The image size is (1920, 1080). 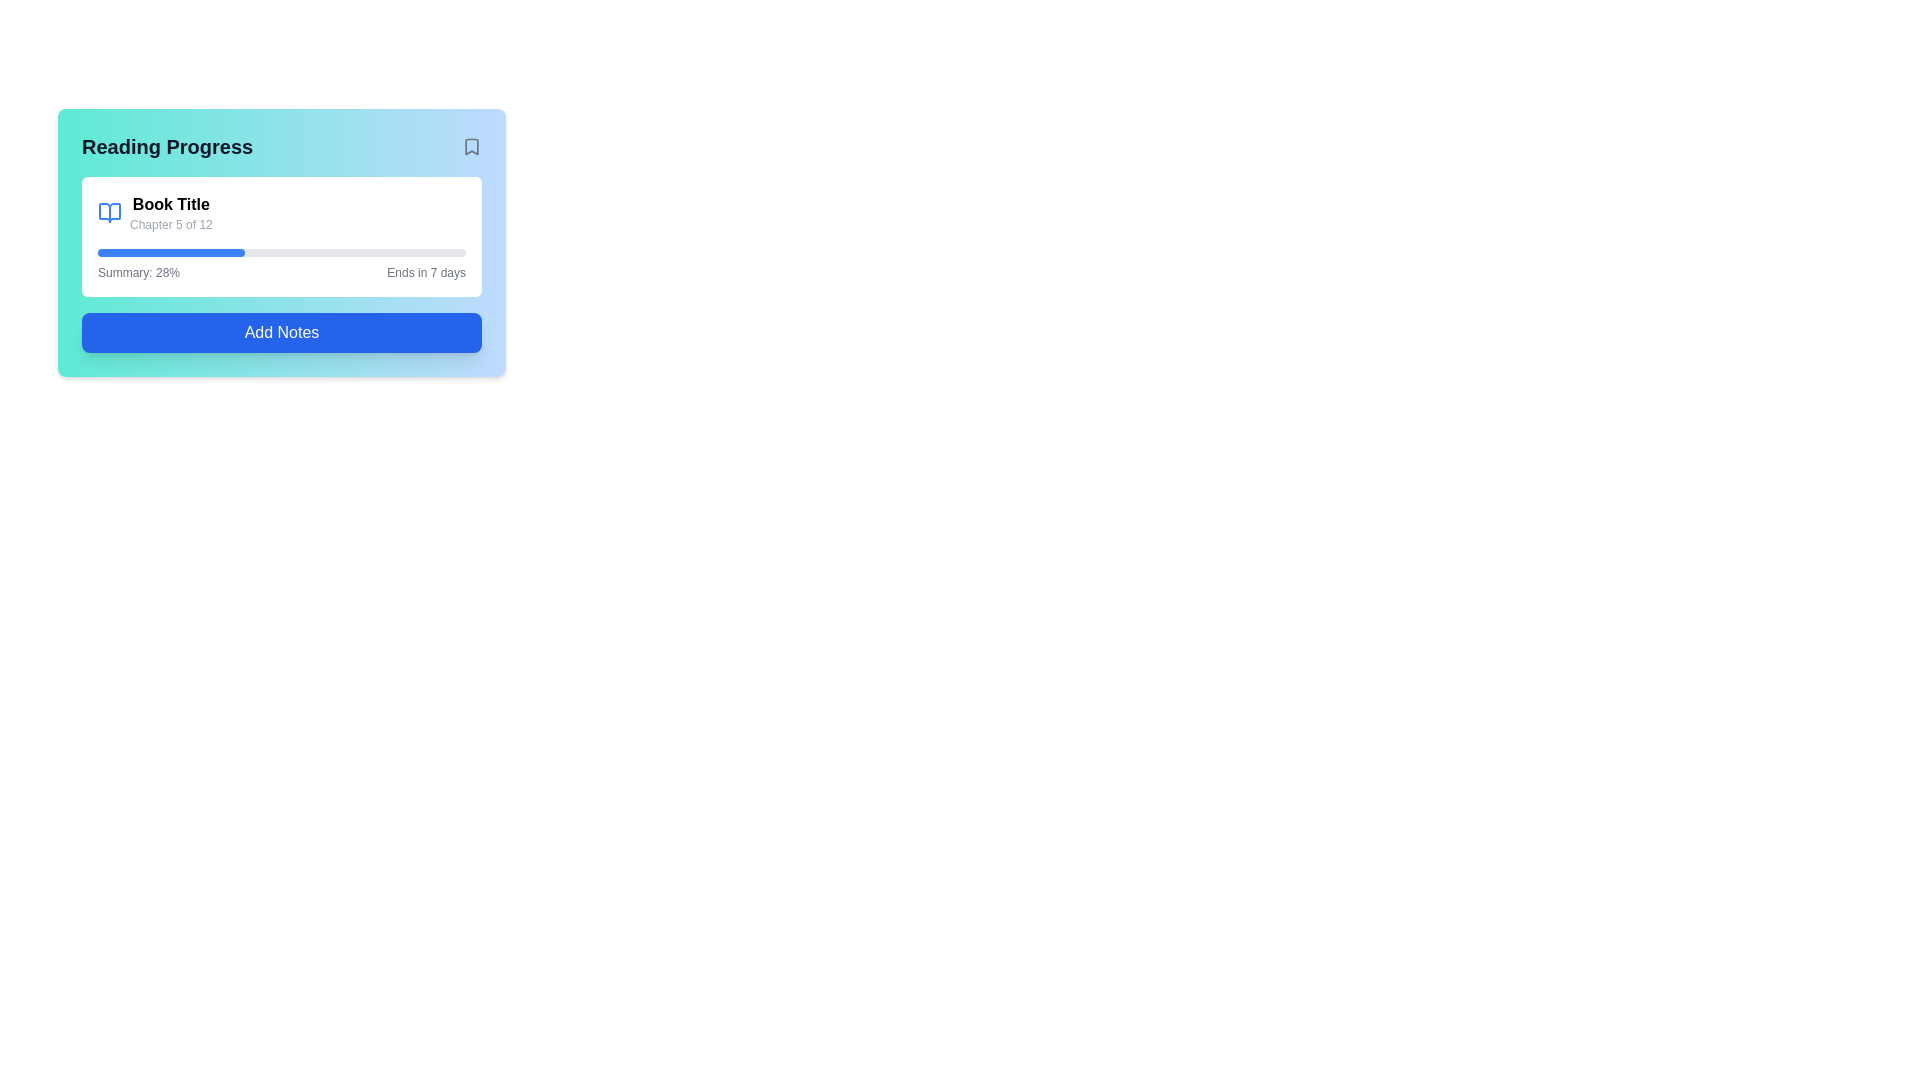 What do you see at coordinates (470, 145) in the screenshot?
I see `the bookmark icon located in the top-right corner of the 'Reading Progress' card` at bounding box center [470, 145].